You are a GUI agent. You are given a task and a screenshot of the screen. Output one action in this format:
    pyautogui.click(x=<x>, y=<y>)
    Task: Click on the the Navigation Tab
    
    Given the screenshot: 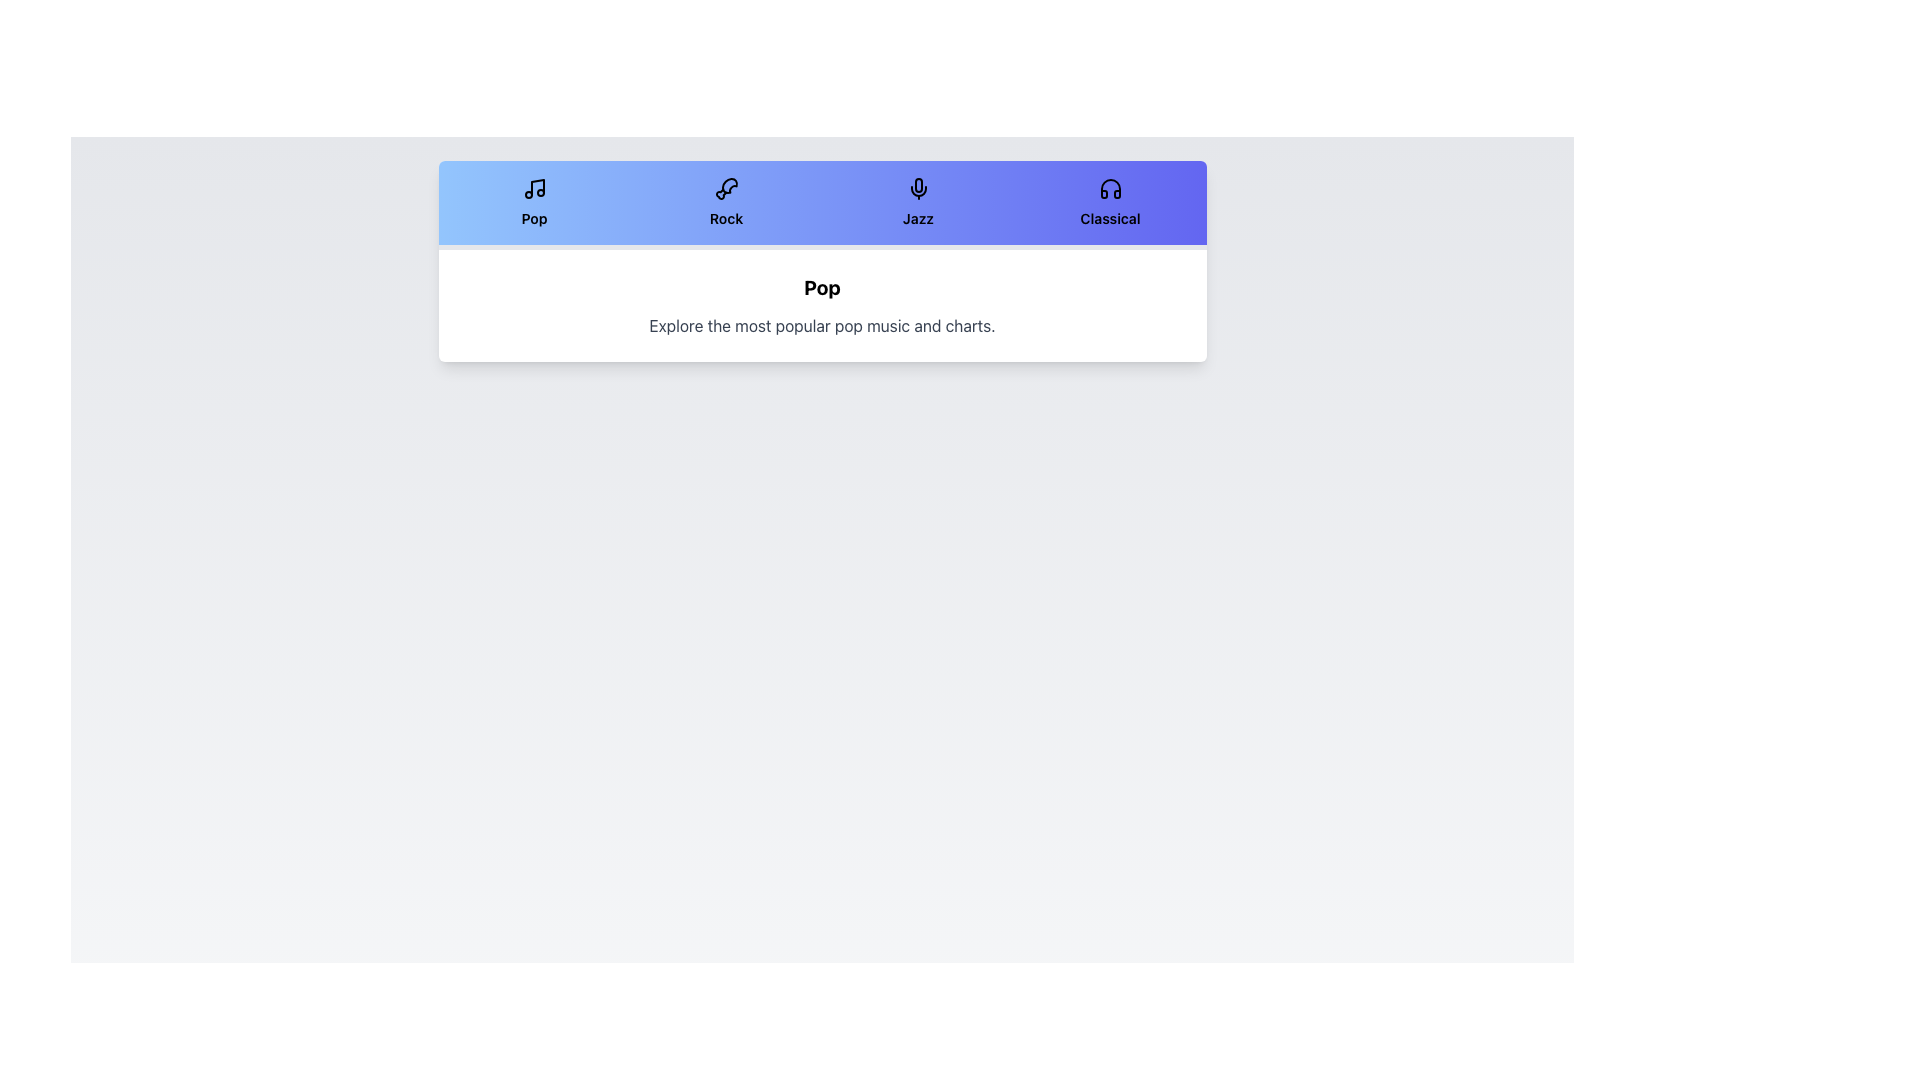 What is the action you would take?
    pyautogui.click(x=725, y=203)
    